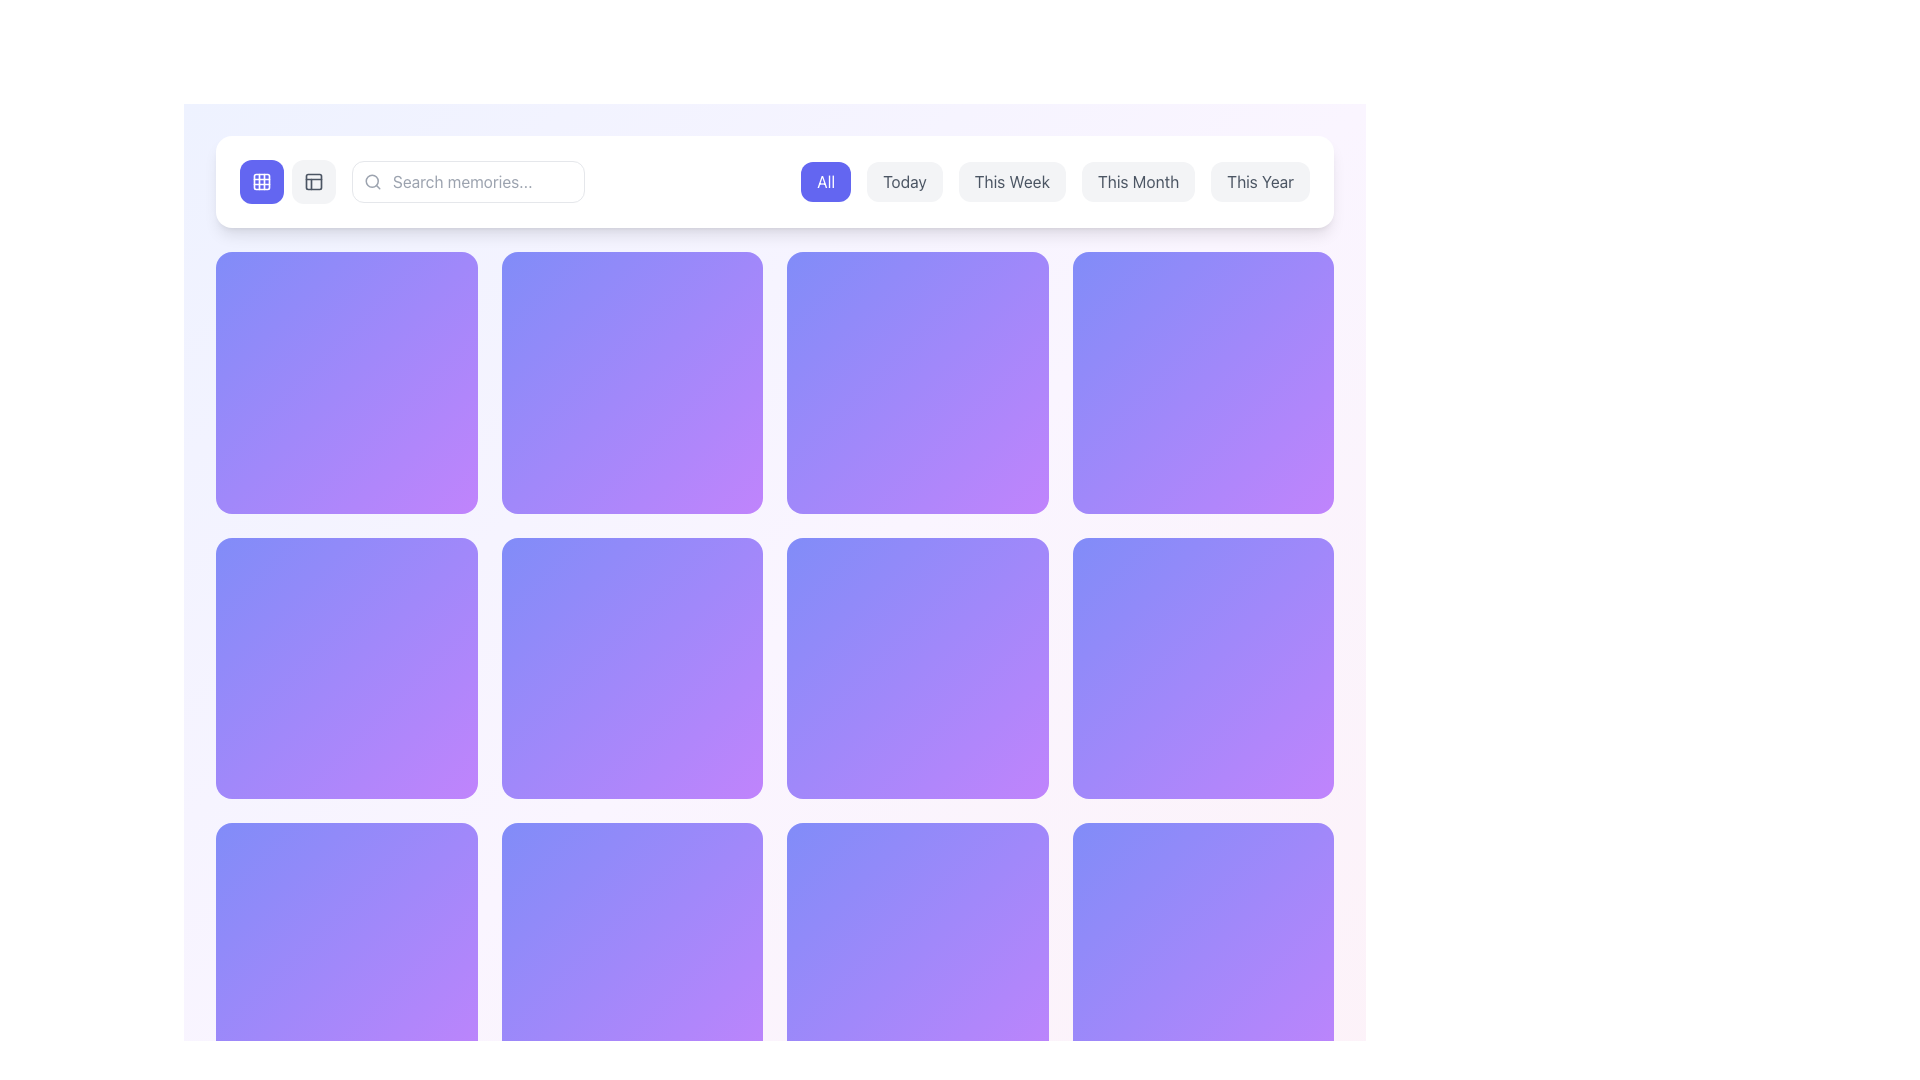  Describe the element at coordinates (631, 668) in the screenshot. I see `the second tile in the second row of the grid layout, which is a square-shaped tile with a gradient background transitioning from indigo to purple` at that location.